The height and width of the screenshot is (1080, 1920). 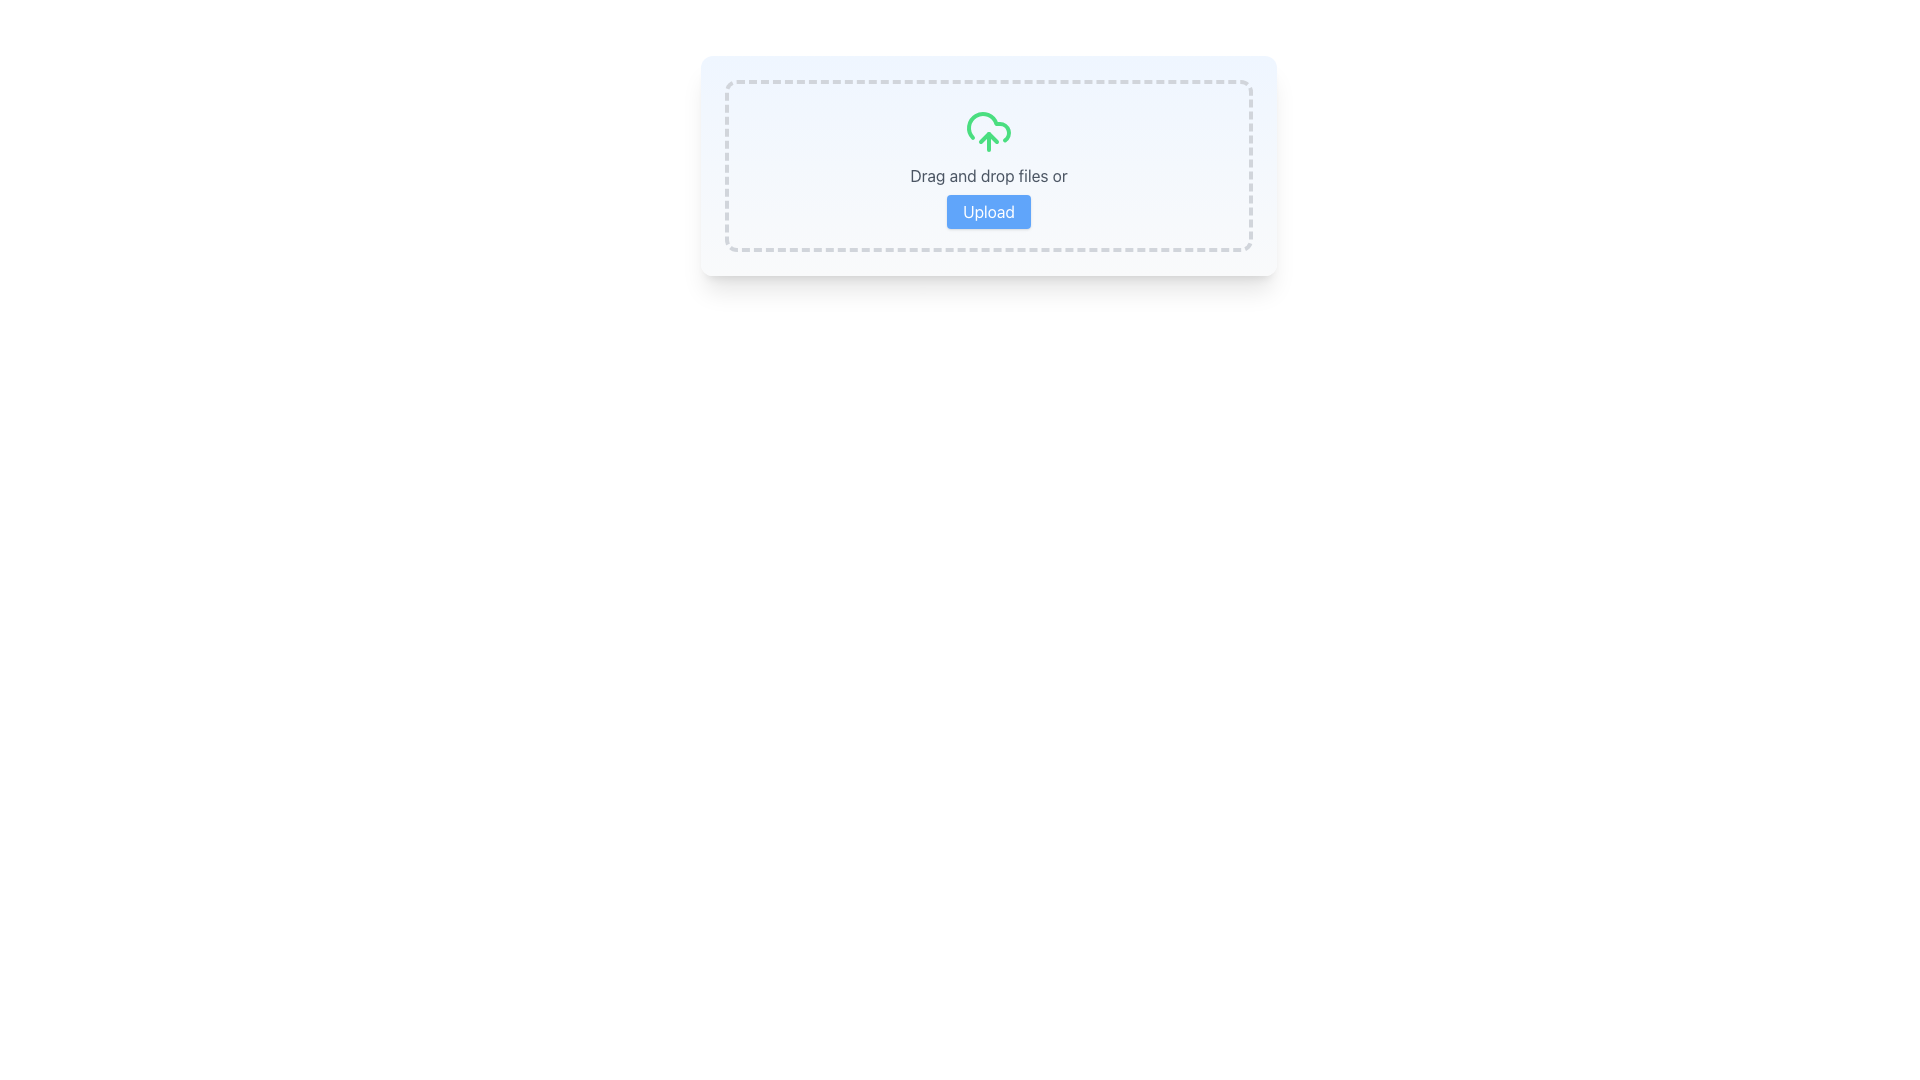 I want to click on the decorative cloud upload icon that visually indicates the file upload capability of the interface, located centrally within the box containing the text 'Drag and drop files or' and the blue 'Upload' button beneath, so click(x=988, y=137).